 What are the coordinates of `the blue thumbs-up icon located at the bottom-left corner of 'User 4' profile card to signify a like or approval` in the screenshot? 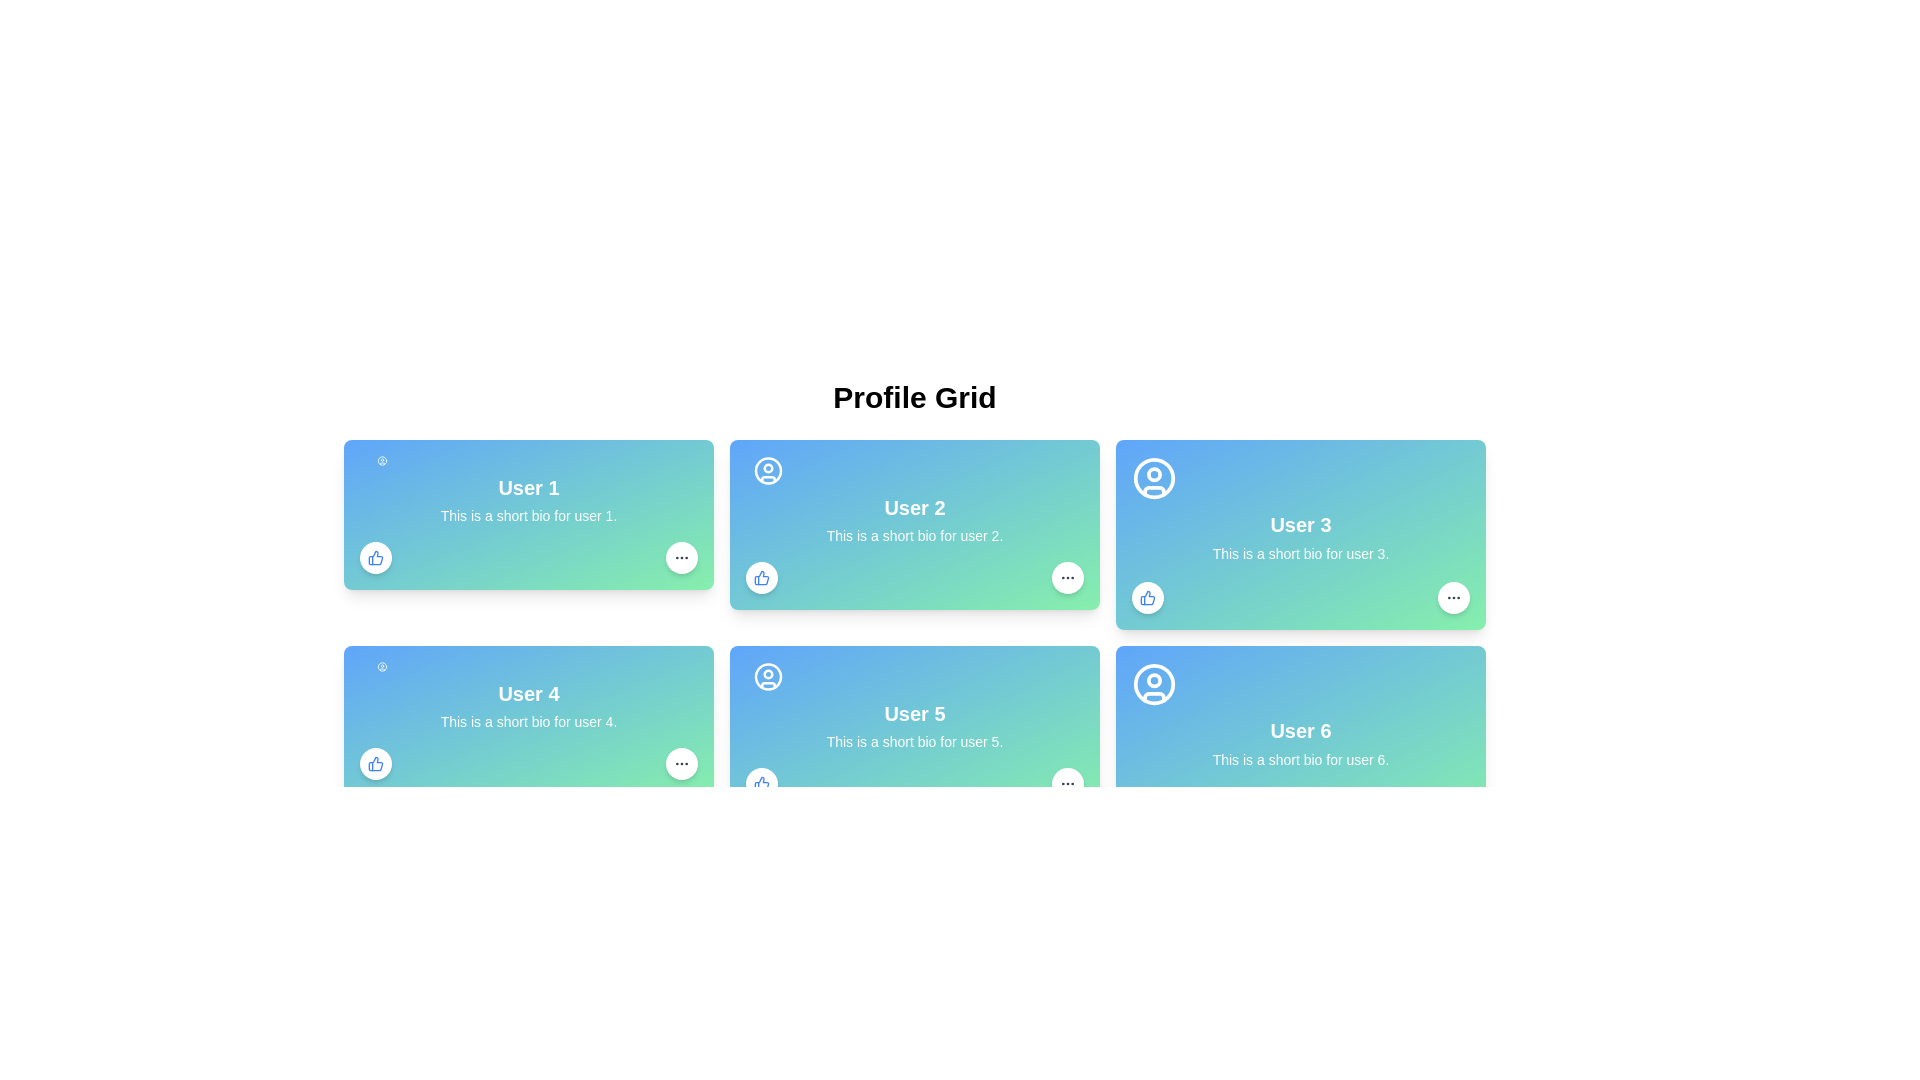 It's located at (375, 763).